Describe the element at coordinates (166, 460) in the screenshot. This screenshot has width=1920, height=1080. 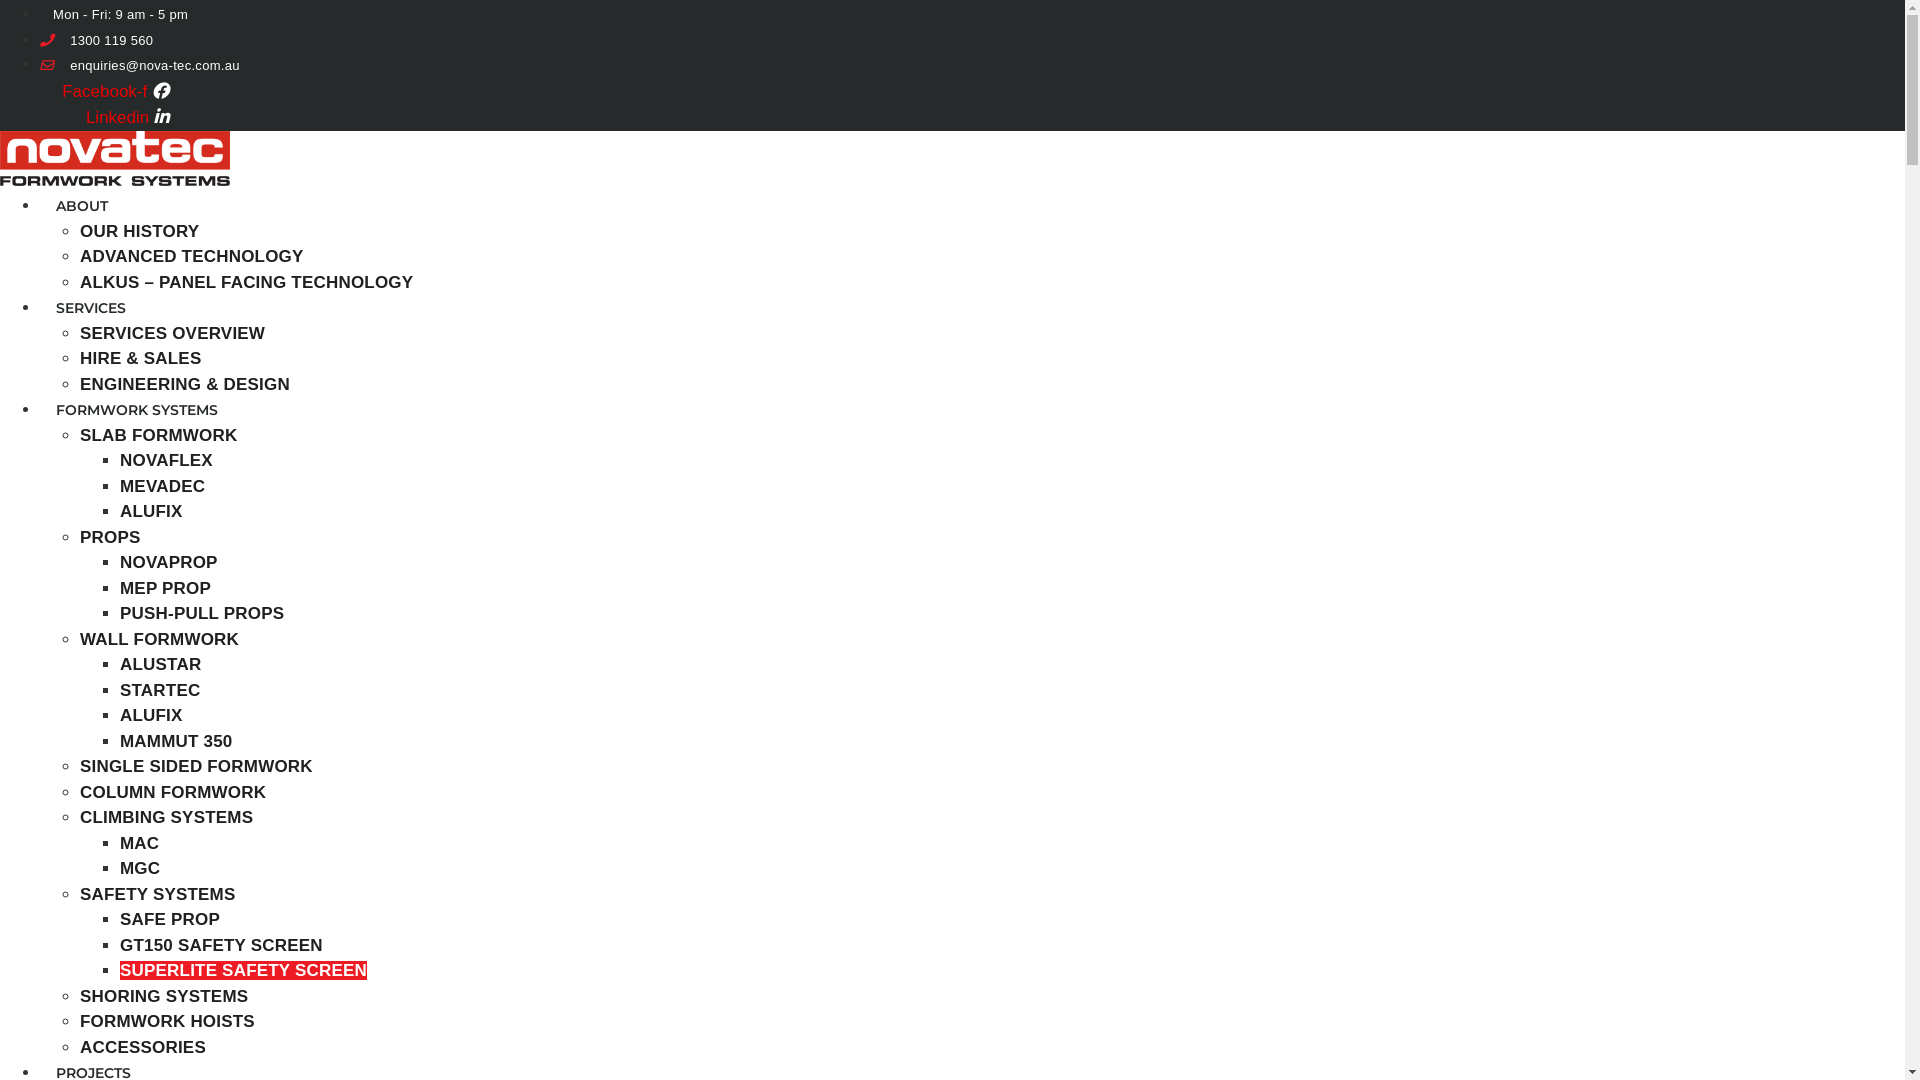
I see `'NOVAFLEX'` at that location.